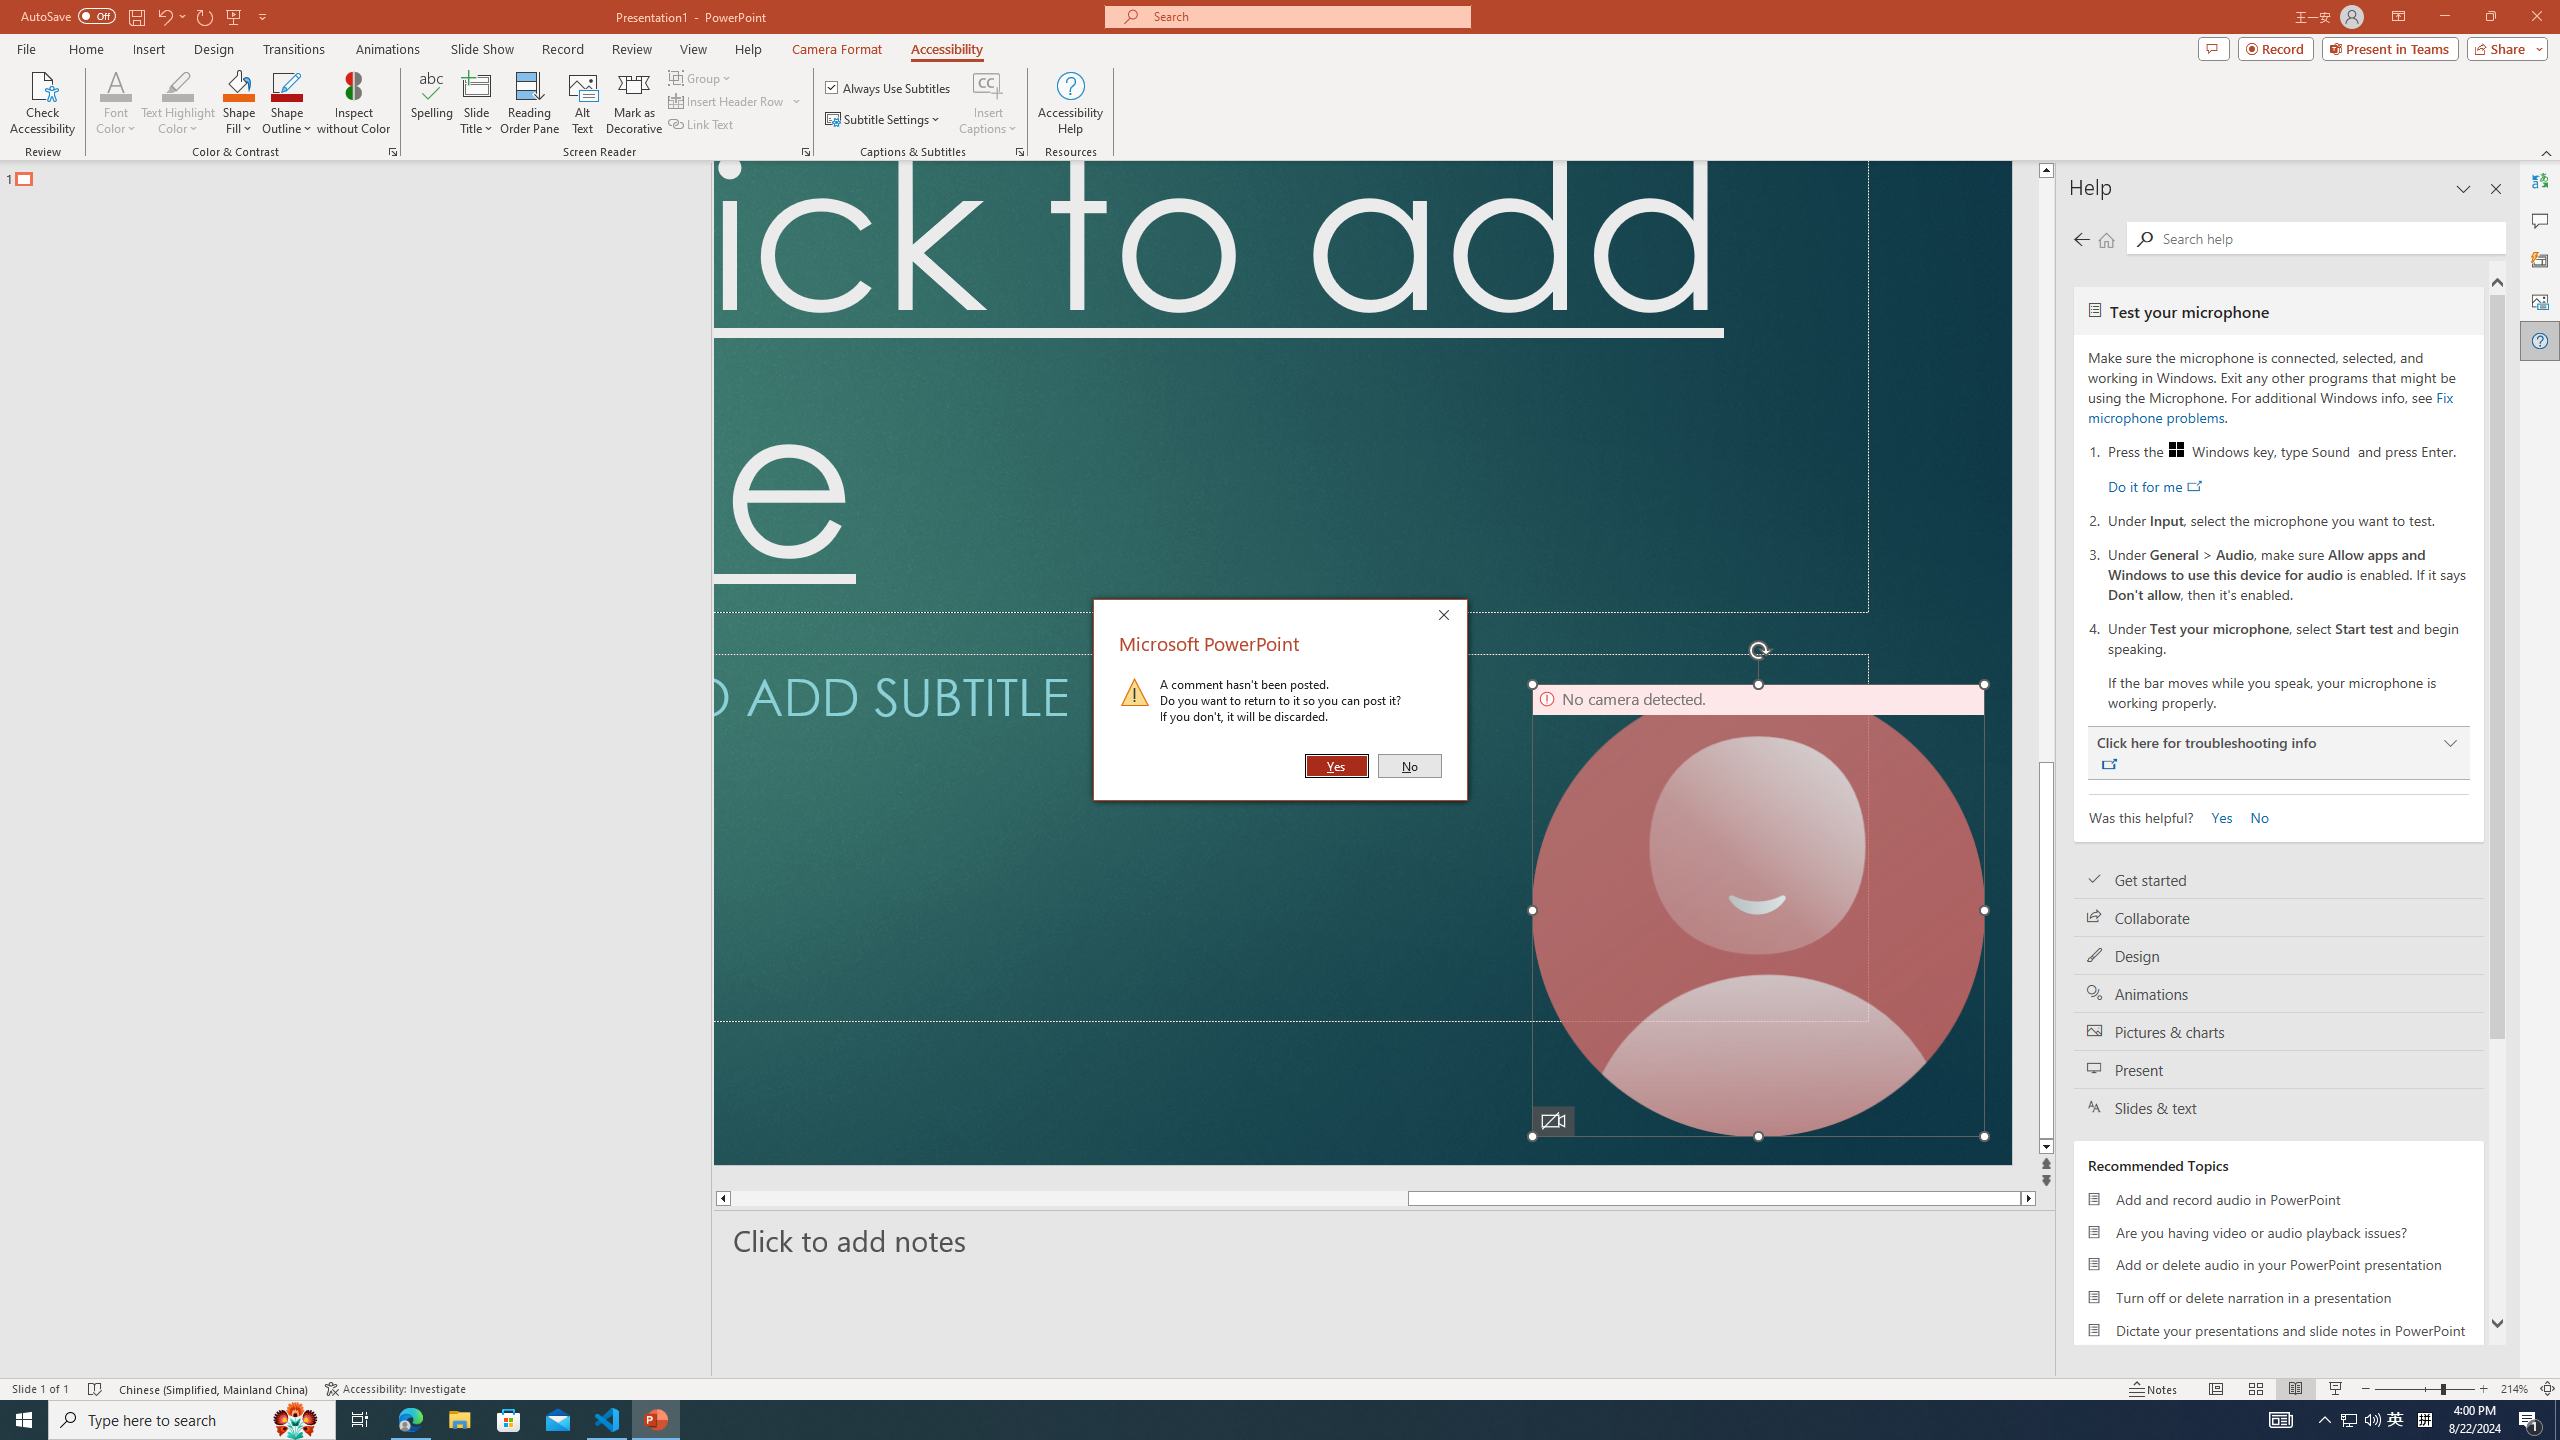  I want to click on 'Under Input, select the microphone you want to test.', so click(2287, 518).